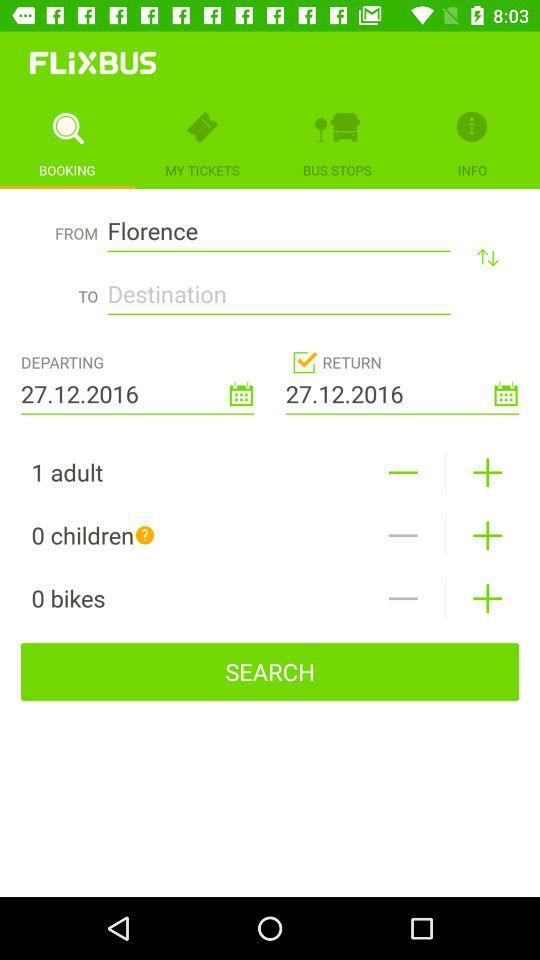  I want to click on destination field, so click(278, 287).